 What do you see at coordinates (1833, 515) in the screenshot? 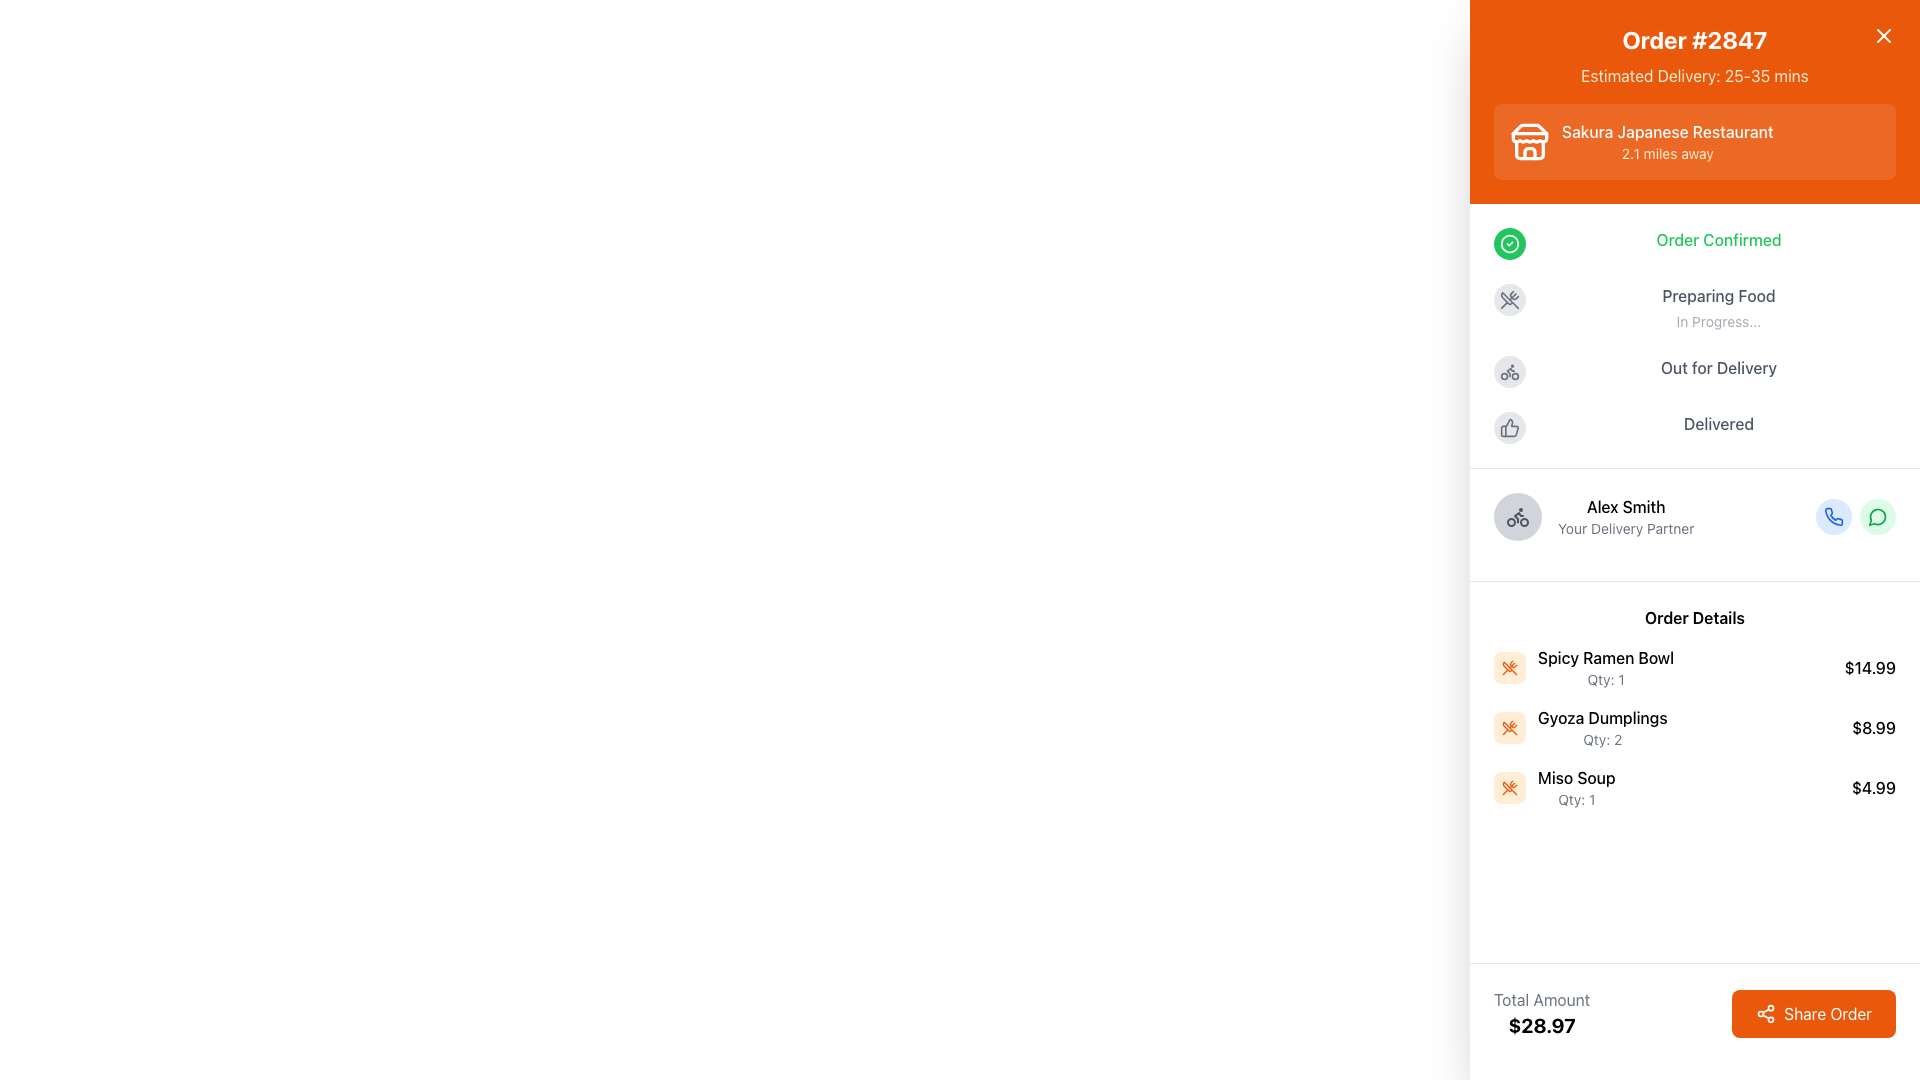
I see `the Phone Call icon located in the delivery partner's contact area to initiate a phone call` at bounding box center [1833, 515].